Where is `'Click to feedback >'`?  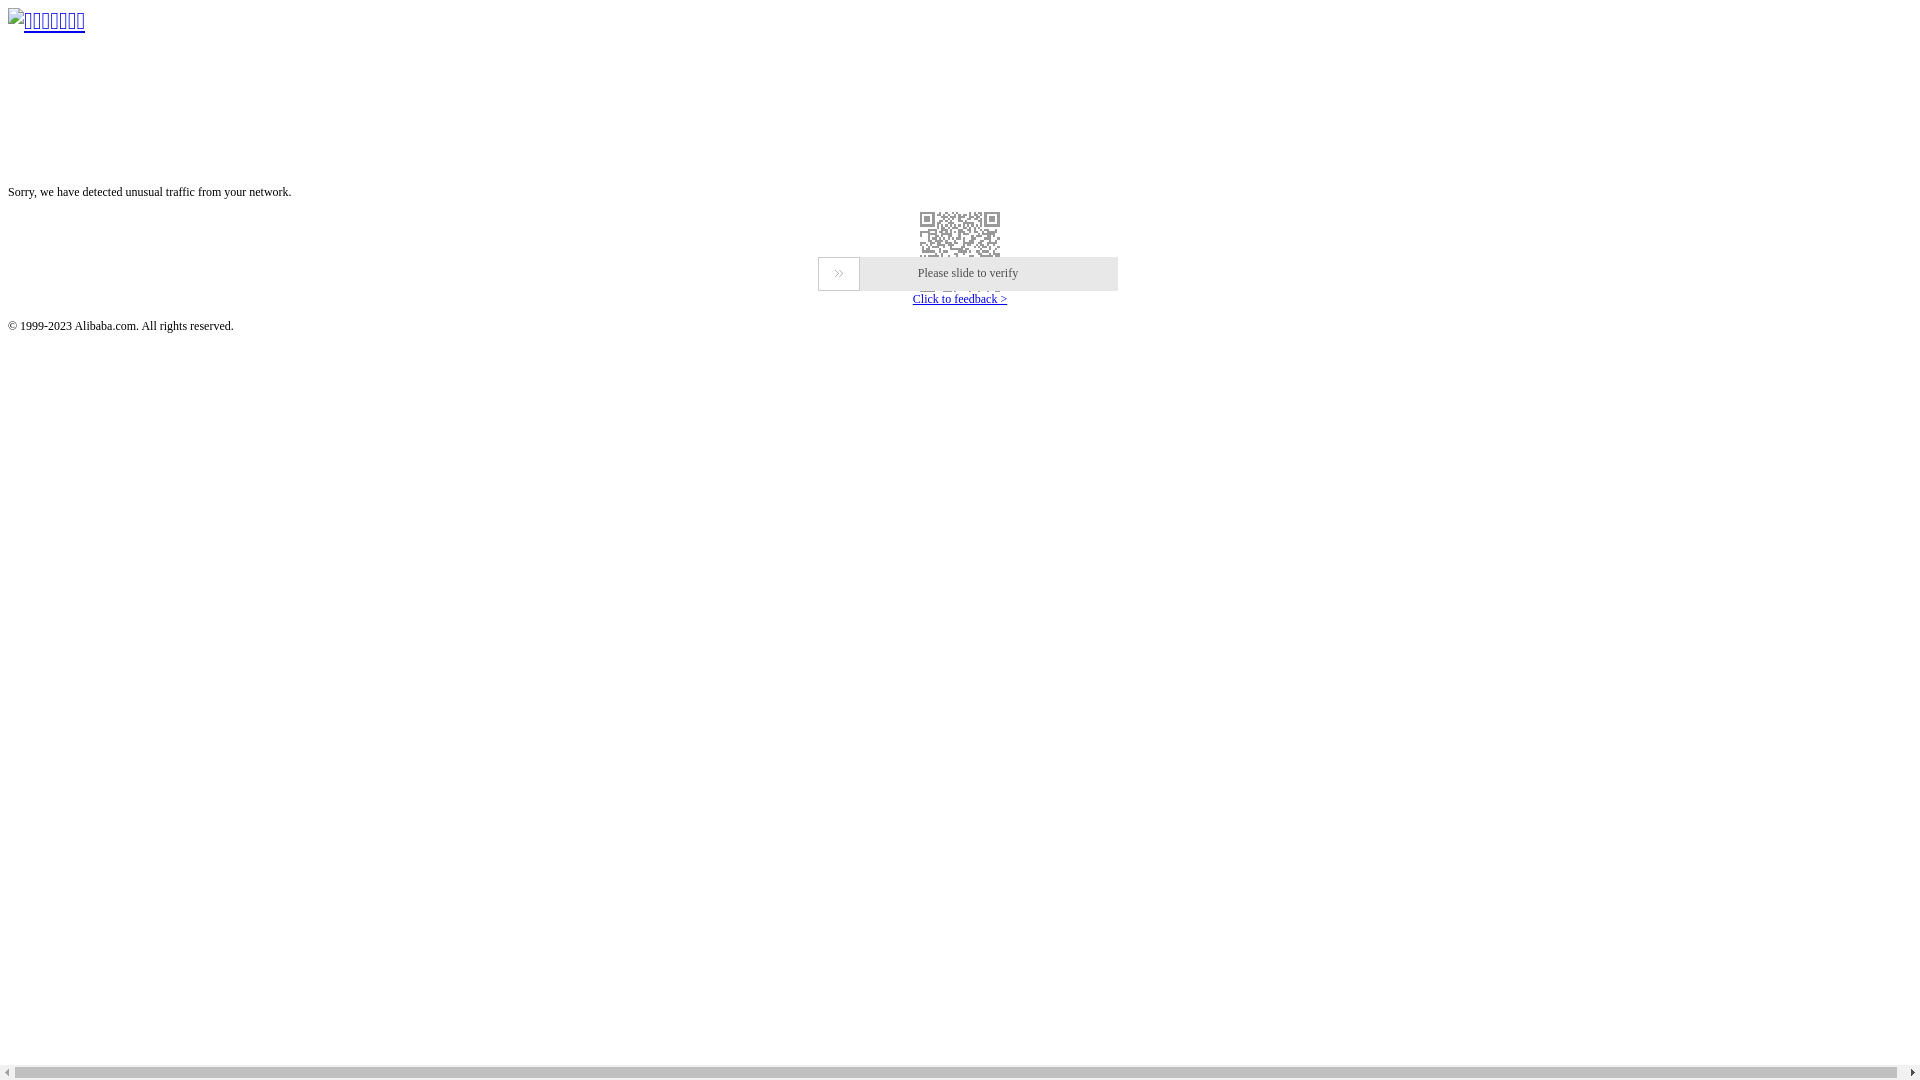 'Click to feedback >' is located at coordinates (960, 299).